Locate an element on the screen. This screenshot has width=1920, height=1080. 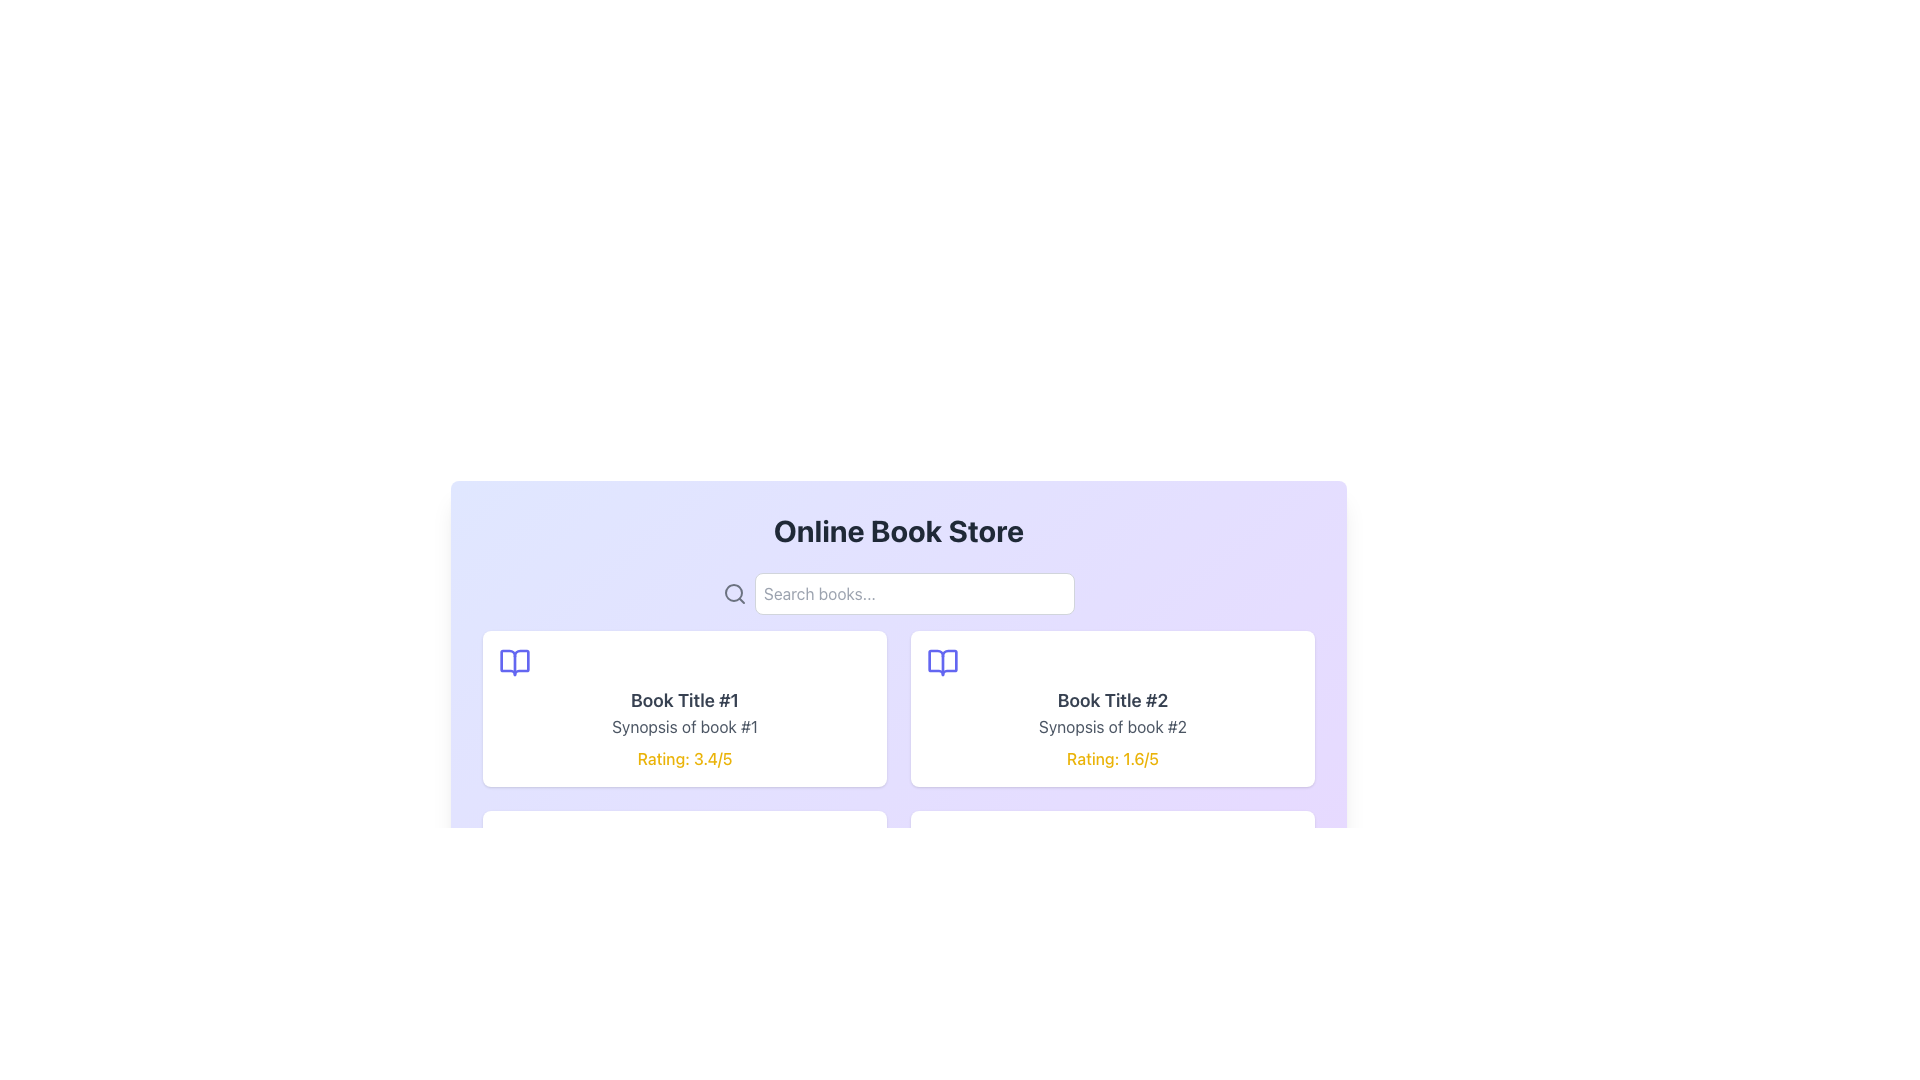
the text label 'Synopsis of book #2' which is styled in gray and located below the title 'Book Title #2' in the right-side card of a two-card layout is located at coordinates (1112, 726).